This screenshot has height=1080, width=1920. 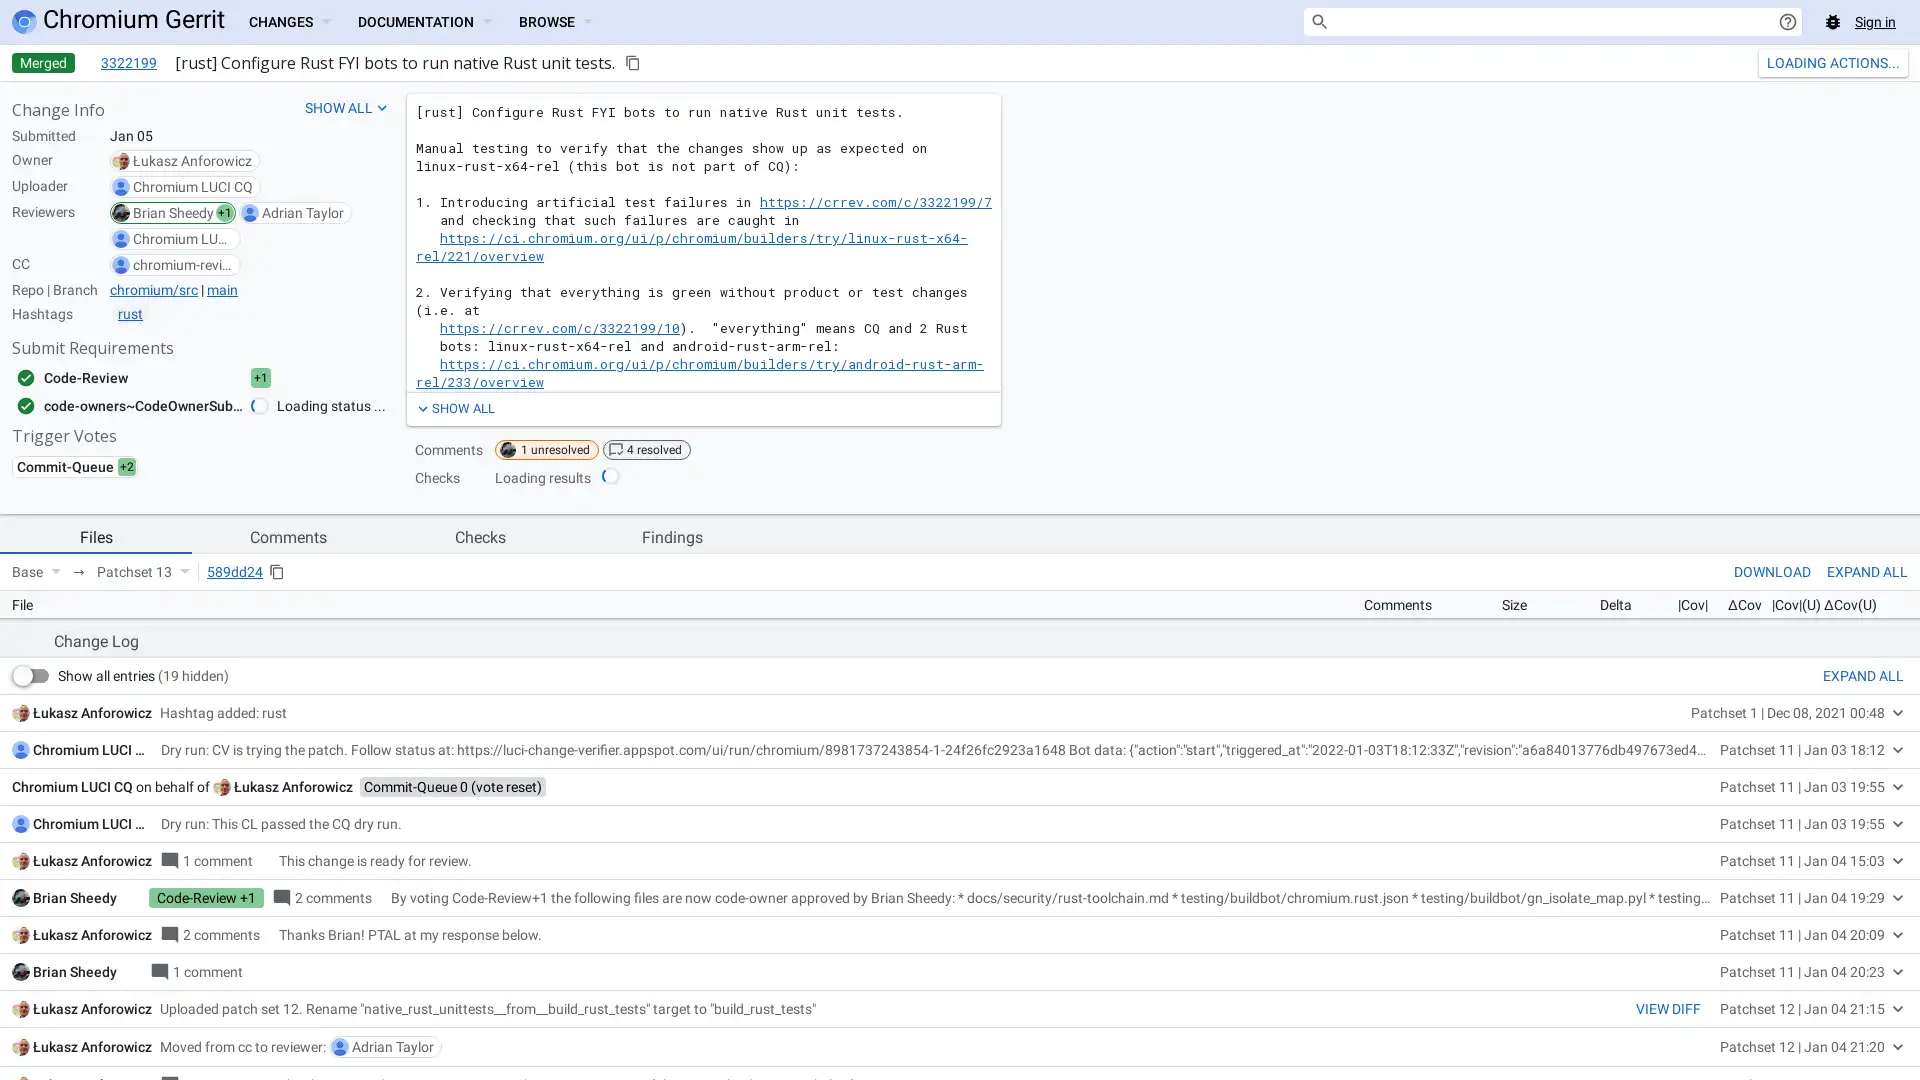 What do you see at coordinates (1873, 870) in the screenshot?
I see `FILE BUG` at bounding box center [1873, 870].